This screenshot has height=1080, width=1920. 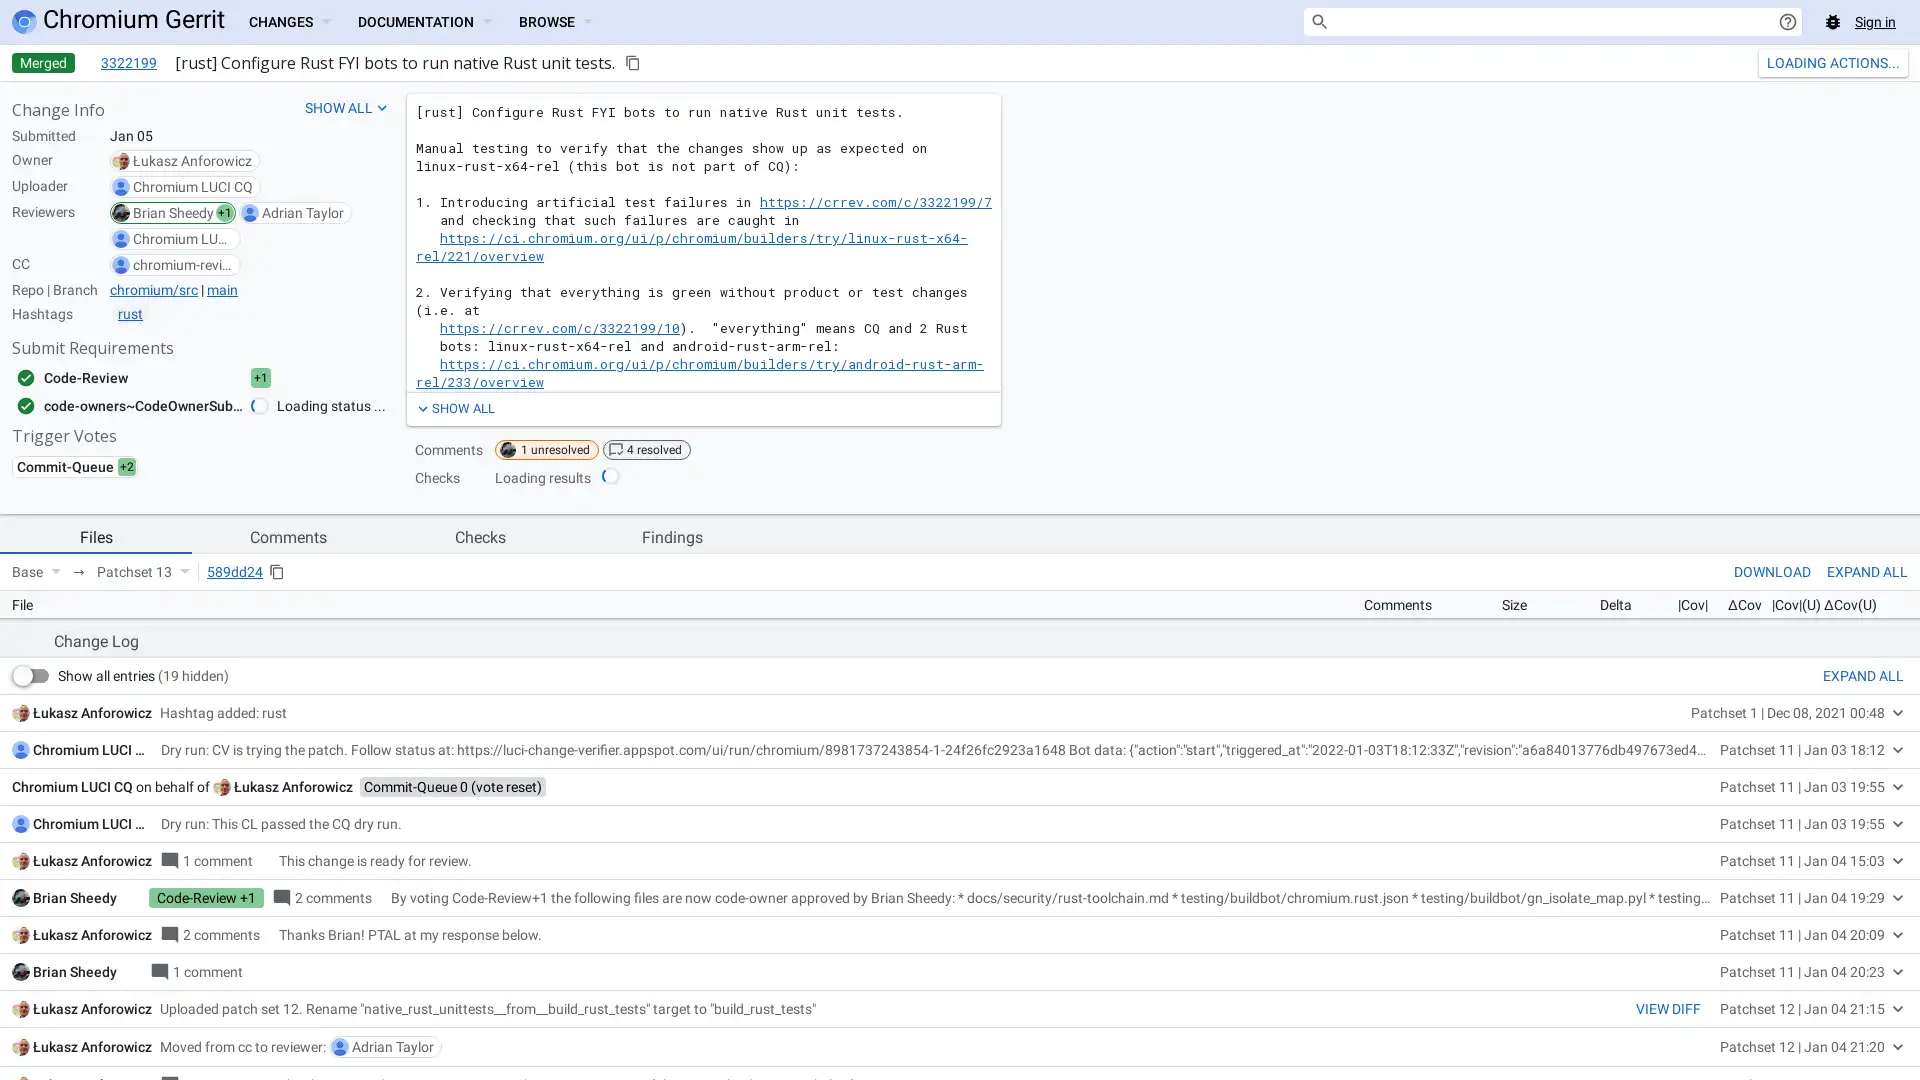 What do you see at coordinates (1873, 870) in the screenshot?
I see `FILE BUG` at bounding box center [1873, 870].